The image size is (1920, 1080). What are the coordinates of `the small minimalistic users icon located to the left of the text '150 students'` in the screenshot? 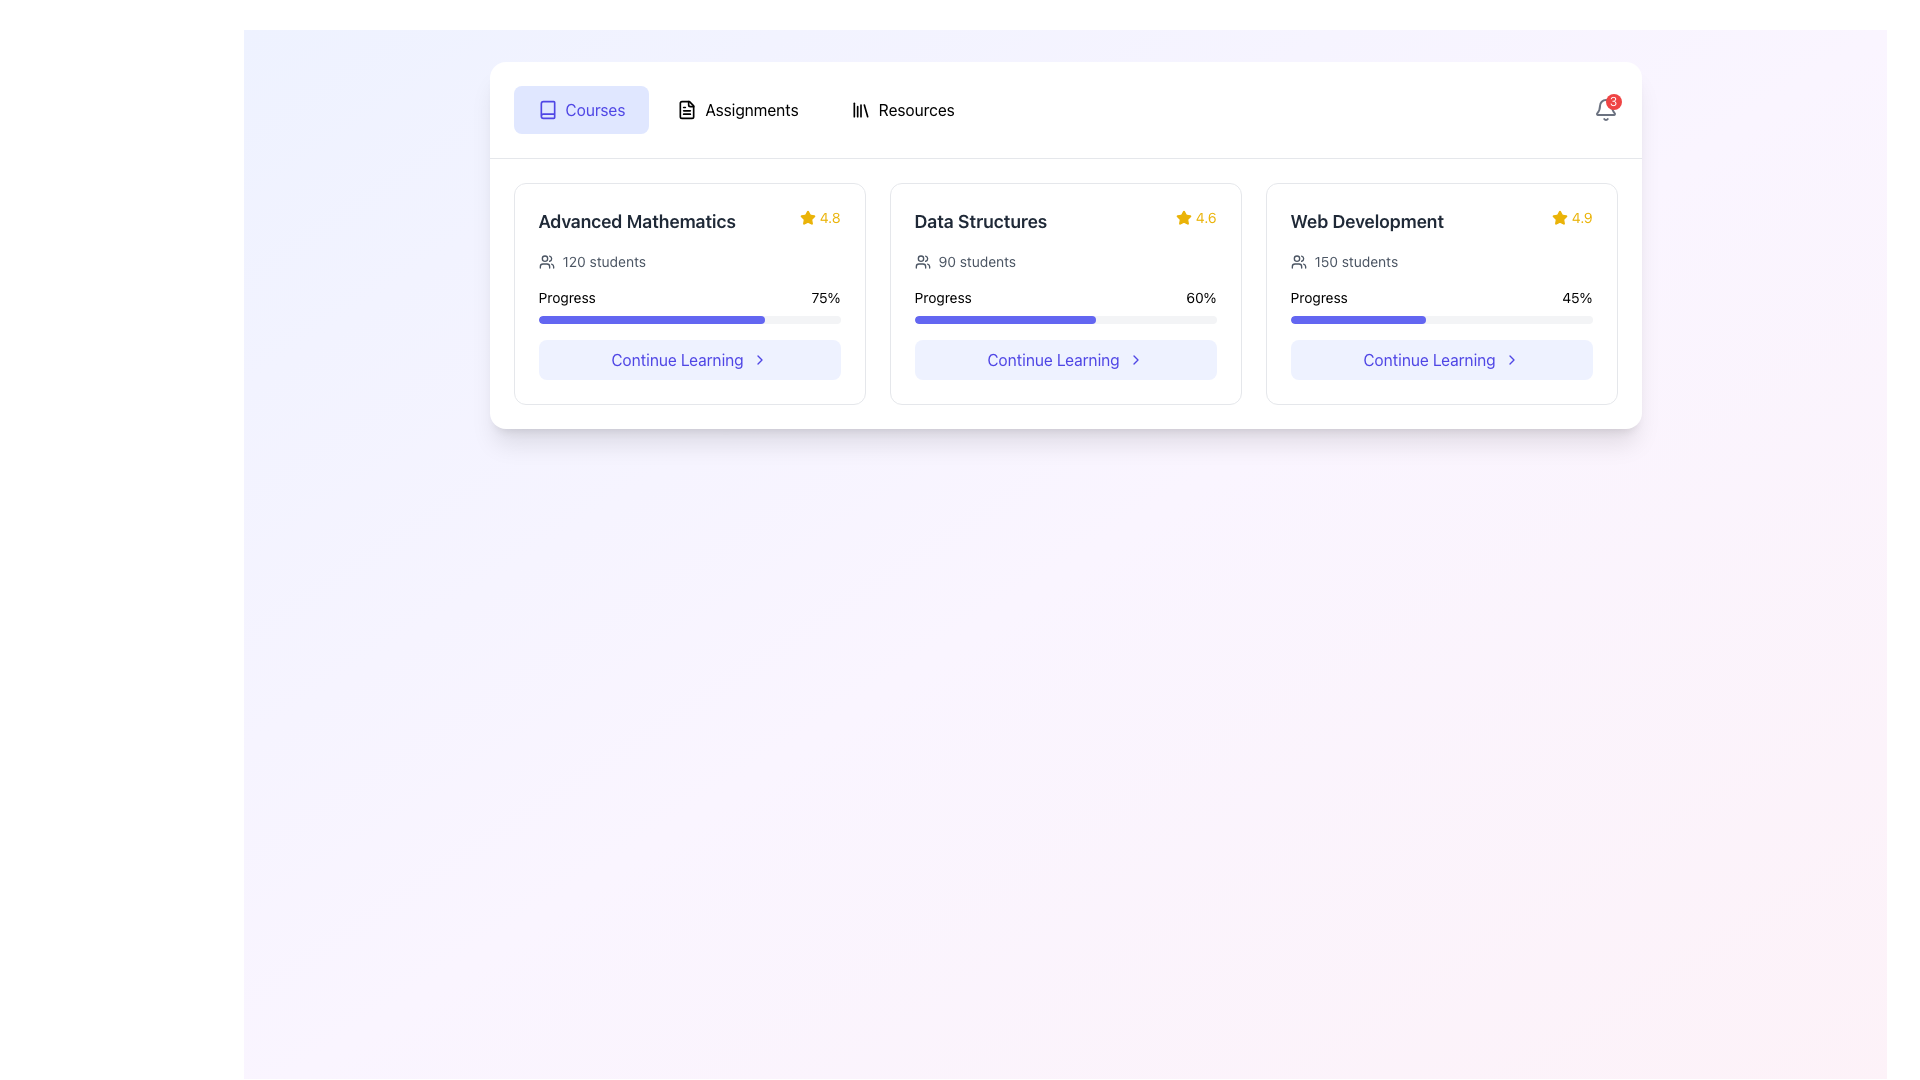 It's located at (1298, 261).